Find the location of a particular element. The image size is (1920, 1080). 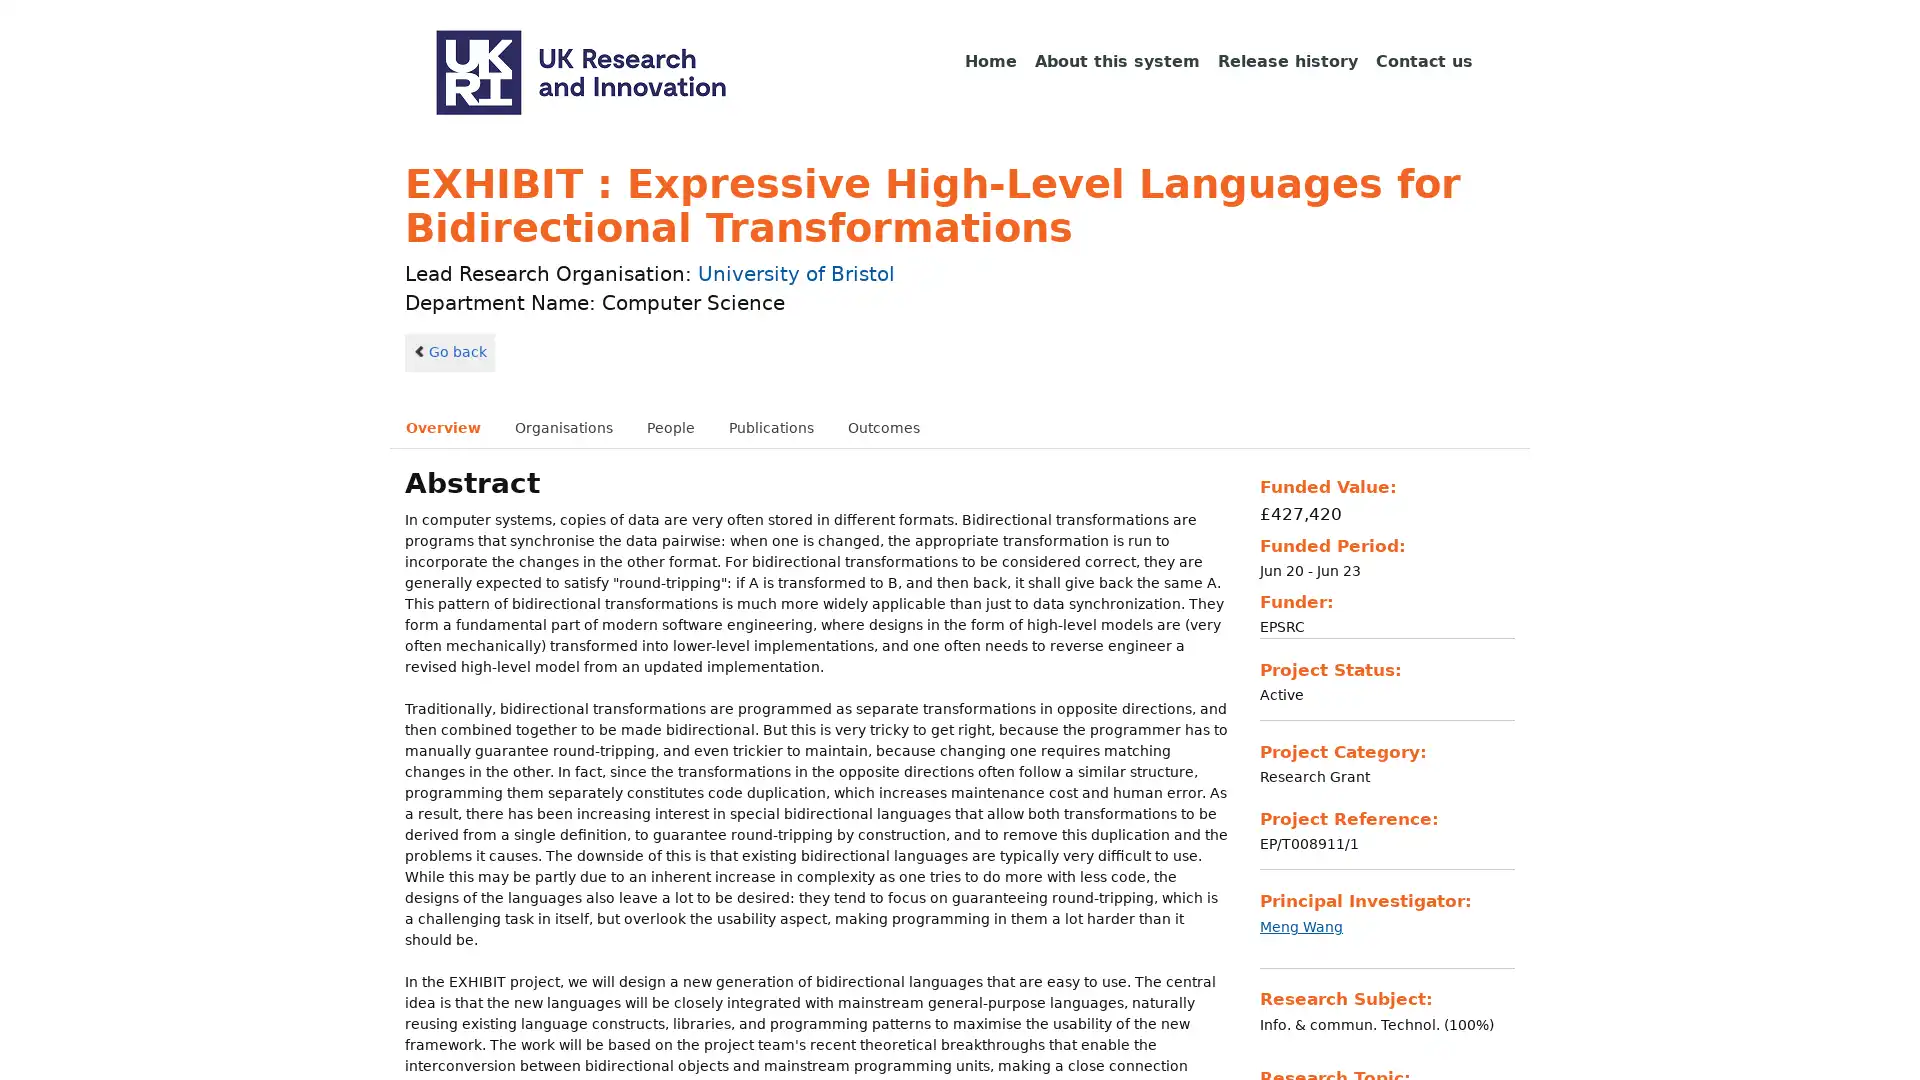

Go back is located at coordinates (449, 350).